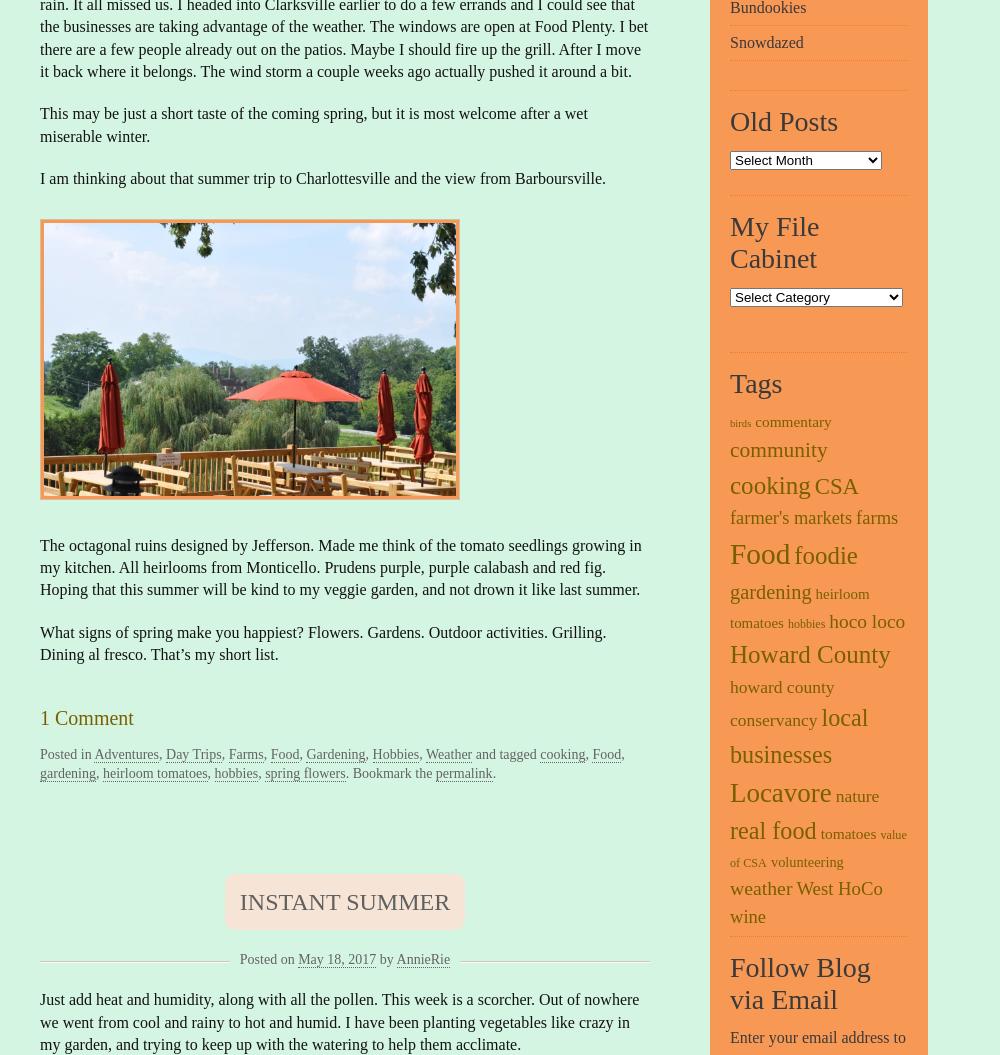 The width and height of the screenshot is (1000, 1055). I want to click on 'I am thinking about that summer trip to Charlottesville and the view from Barboursville.', so click(322, 177).